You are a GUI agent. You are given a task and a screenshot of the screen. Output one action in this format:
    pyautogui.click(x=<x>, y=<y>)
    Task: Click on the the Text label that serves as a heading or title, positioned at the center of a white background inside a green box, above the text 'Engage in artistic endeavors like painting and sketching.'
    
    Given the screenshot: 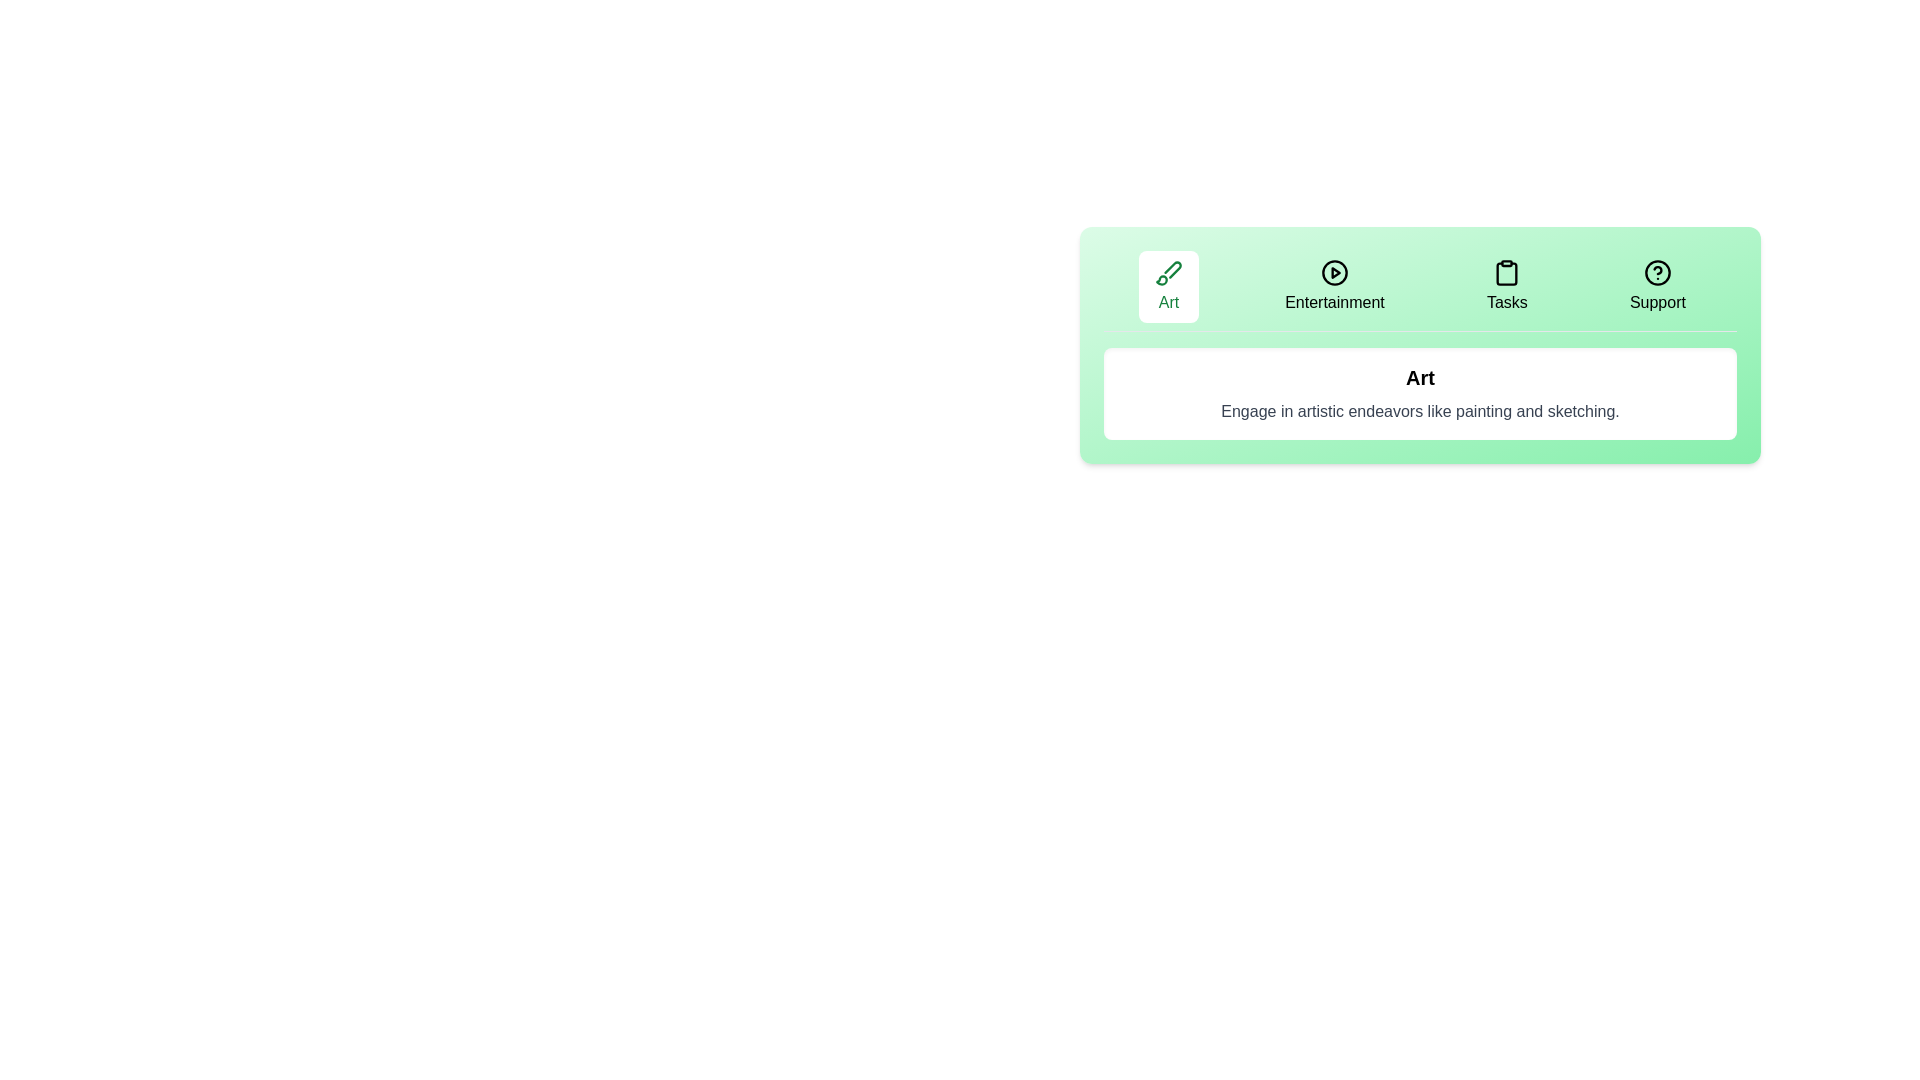 What is the action you would take?
    pyautogui.click(x=1419, y=378)
    